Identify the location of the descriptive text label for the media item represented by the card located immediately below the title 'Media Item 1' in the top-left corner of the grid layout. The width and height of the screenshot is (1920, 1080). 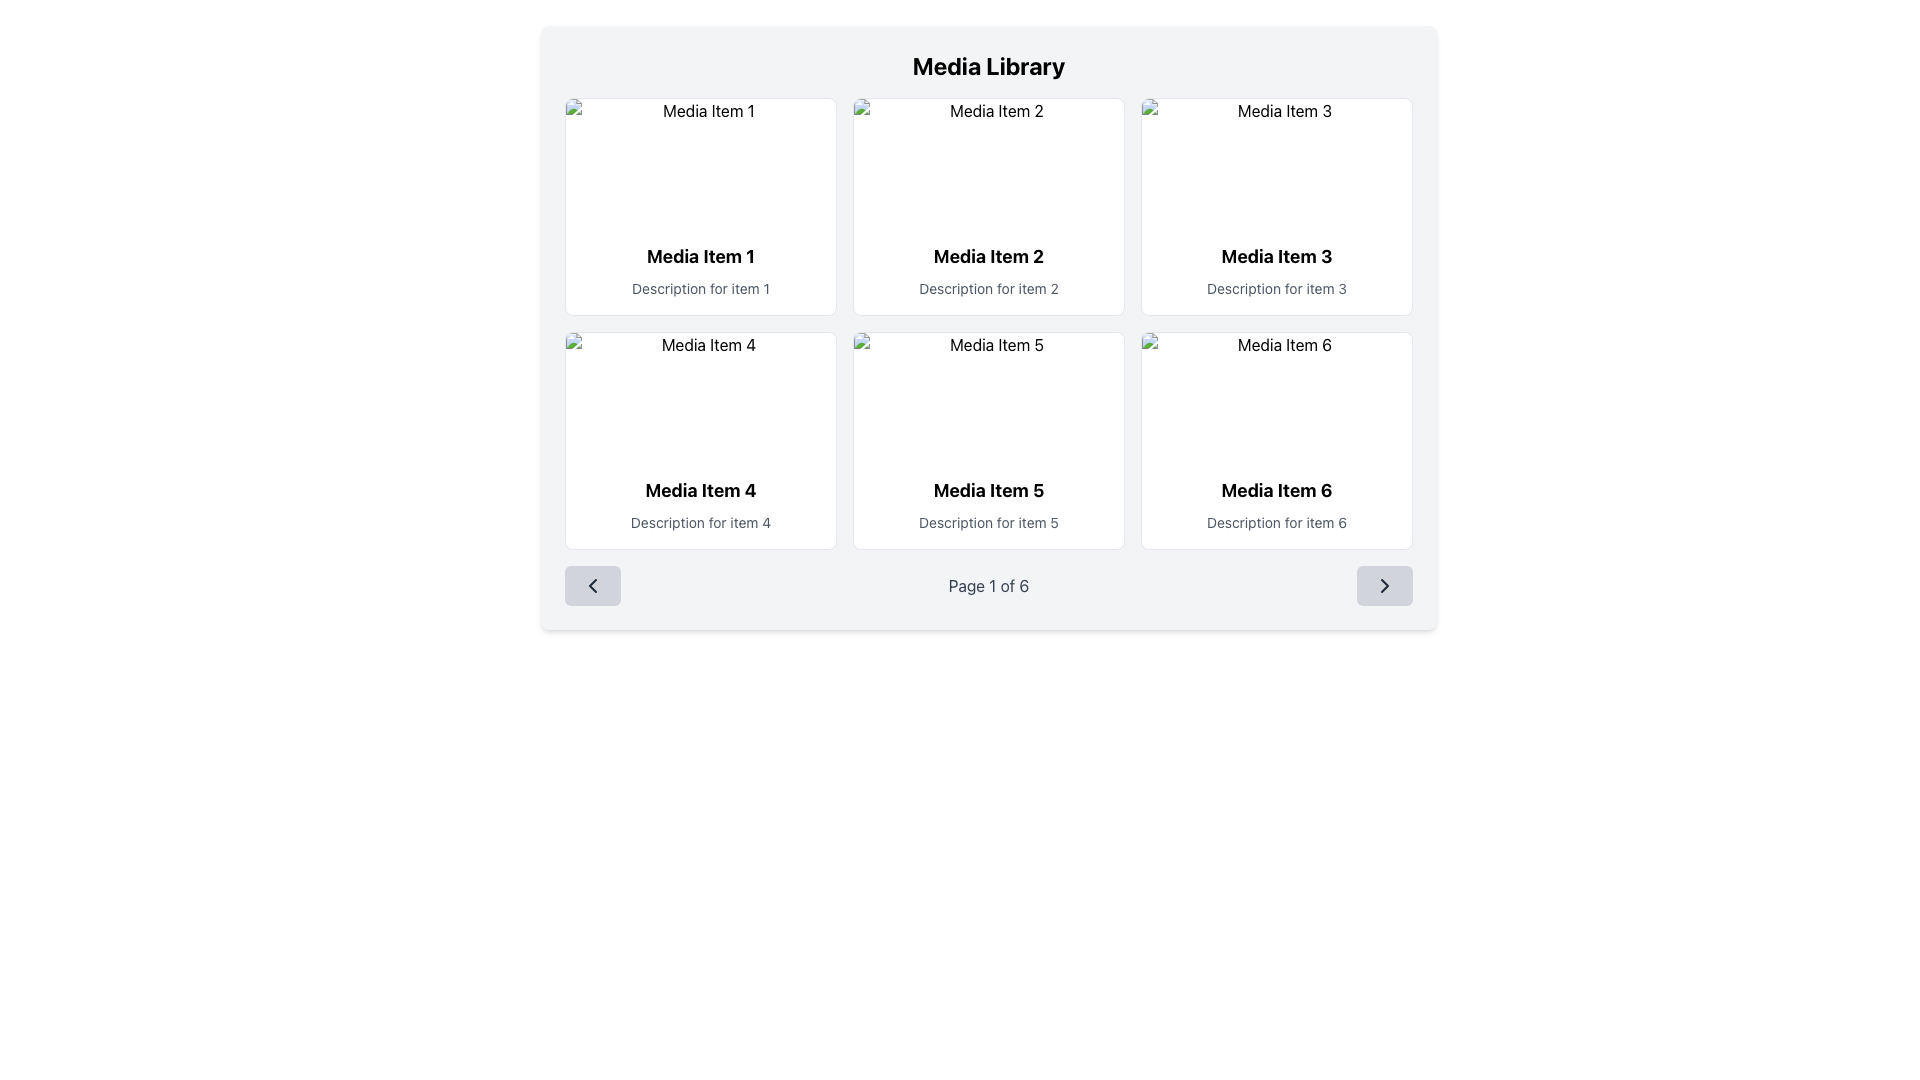
(700, 289).